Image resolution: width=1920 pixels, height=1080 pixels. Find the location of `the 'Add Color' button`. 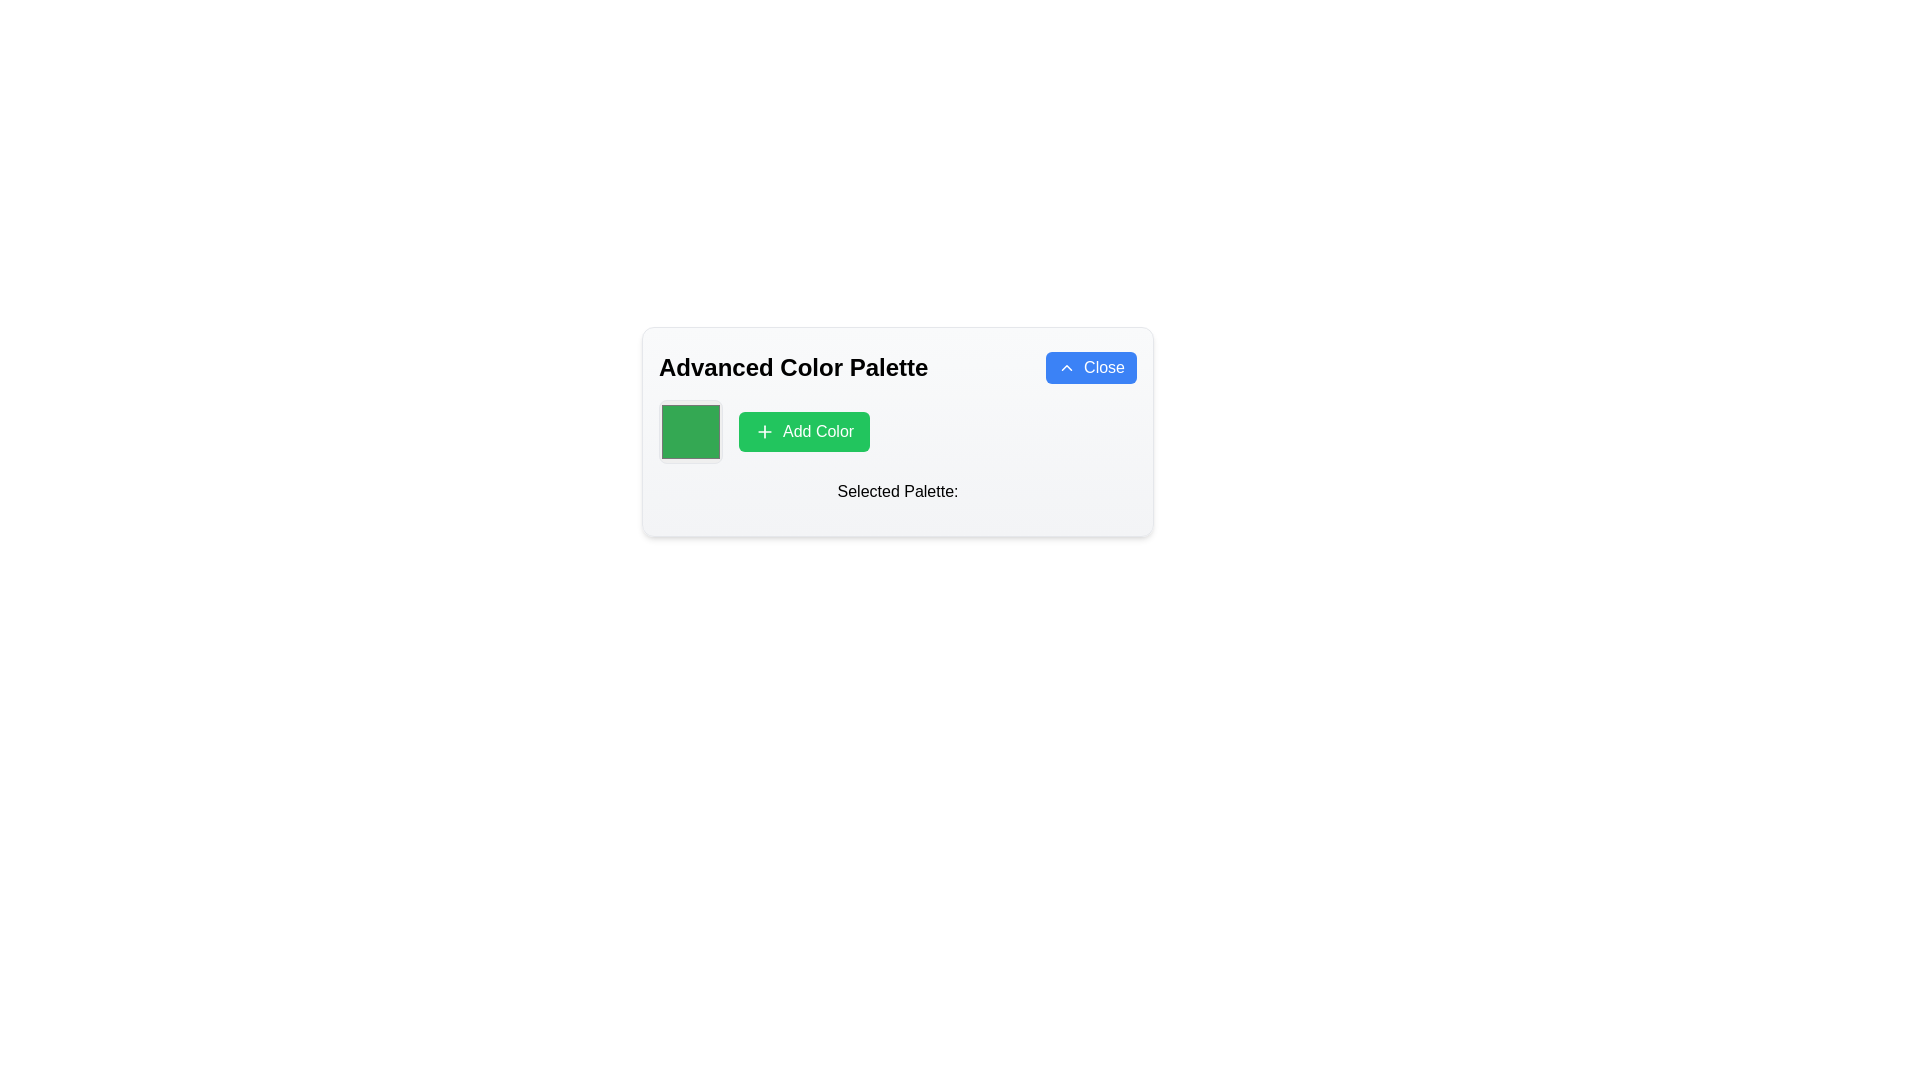

the 'Add Color' button is located at coordinates (804, 431).